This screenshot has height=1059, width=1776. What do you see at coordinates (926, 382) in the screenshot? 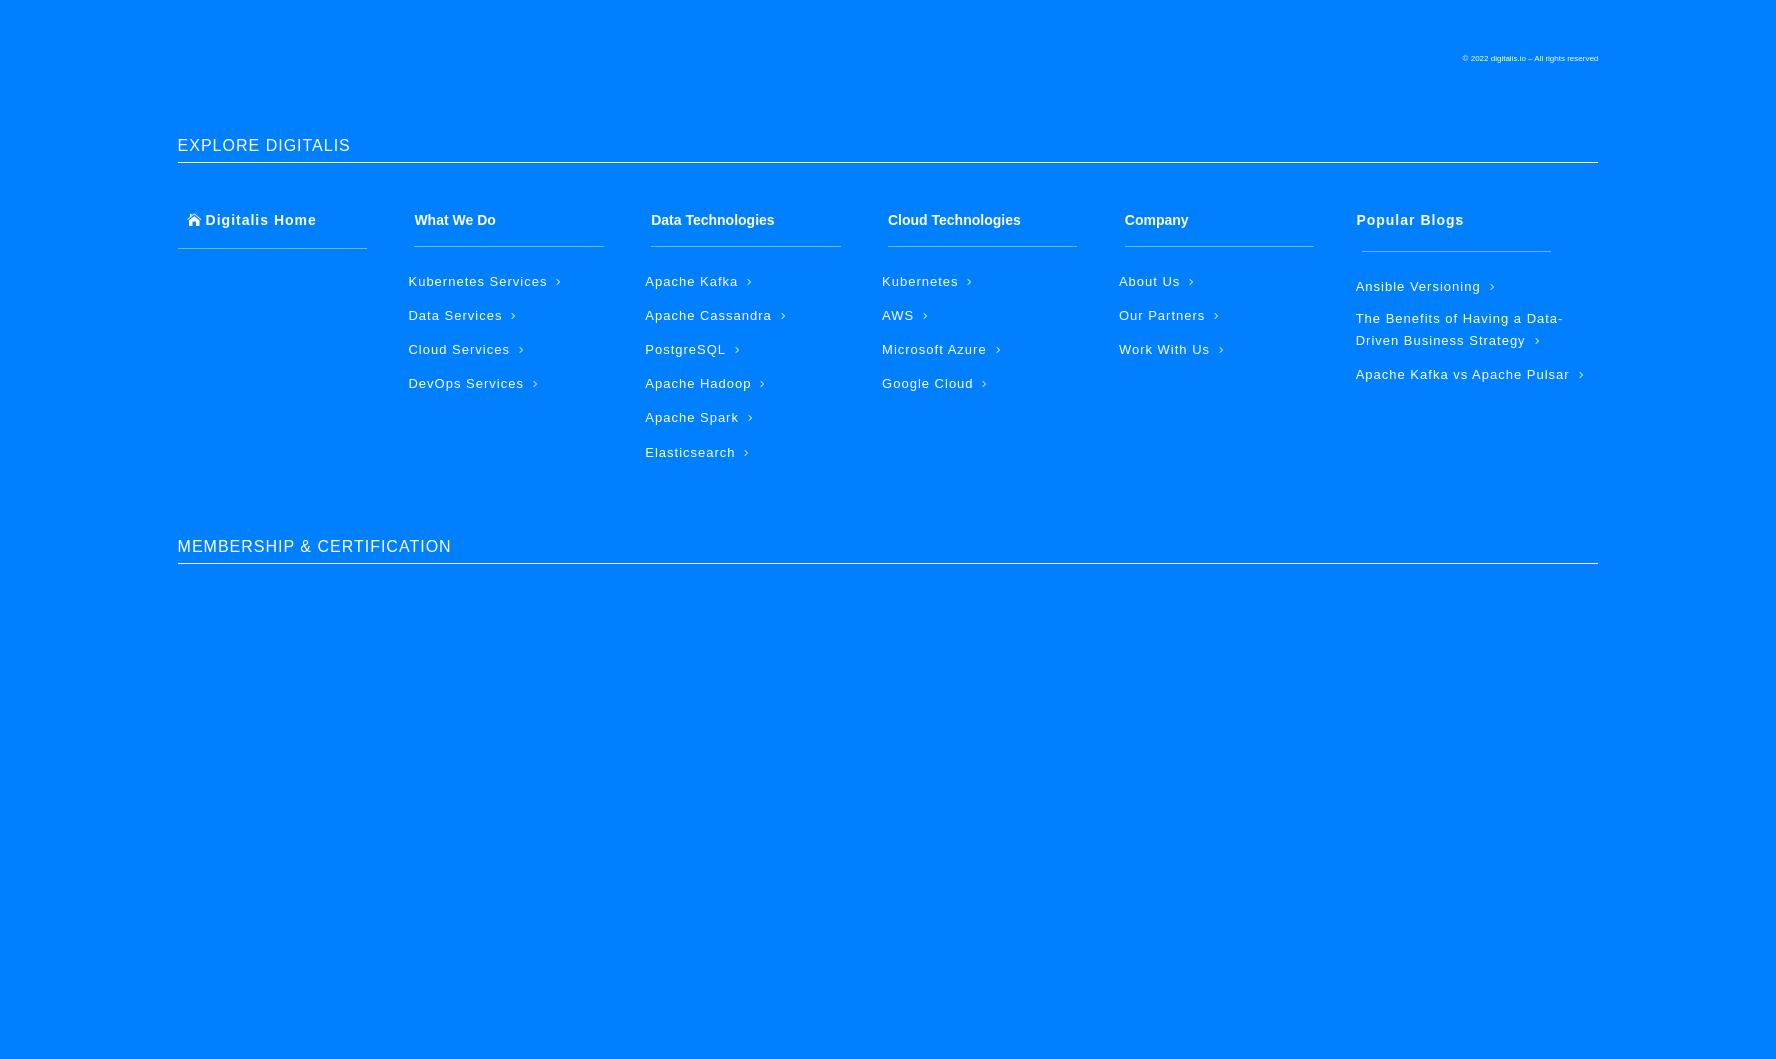
I see `'Google Cloud'` at bounding box center [926, 382].